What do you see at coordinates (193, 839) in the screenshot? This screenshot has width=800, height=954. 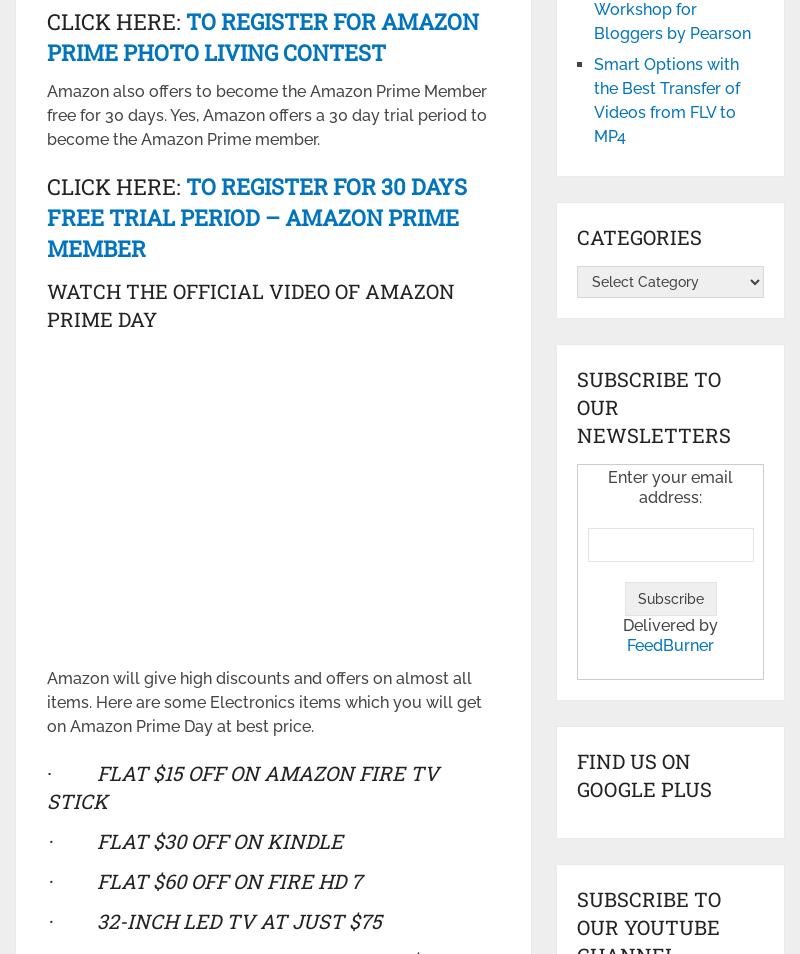 I see `'·         Flat $30 off on Kindle'` at bounding box center [193, 839].